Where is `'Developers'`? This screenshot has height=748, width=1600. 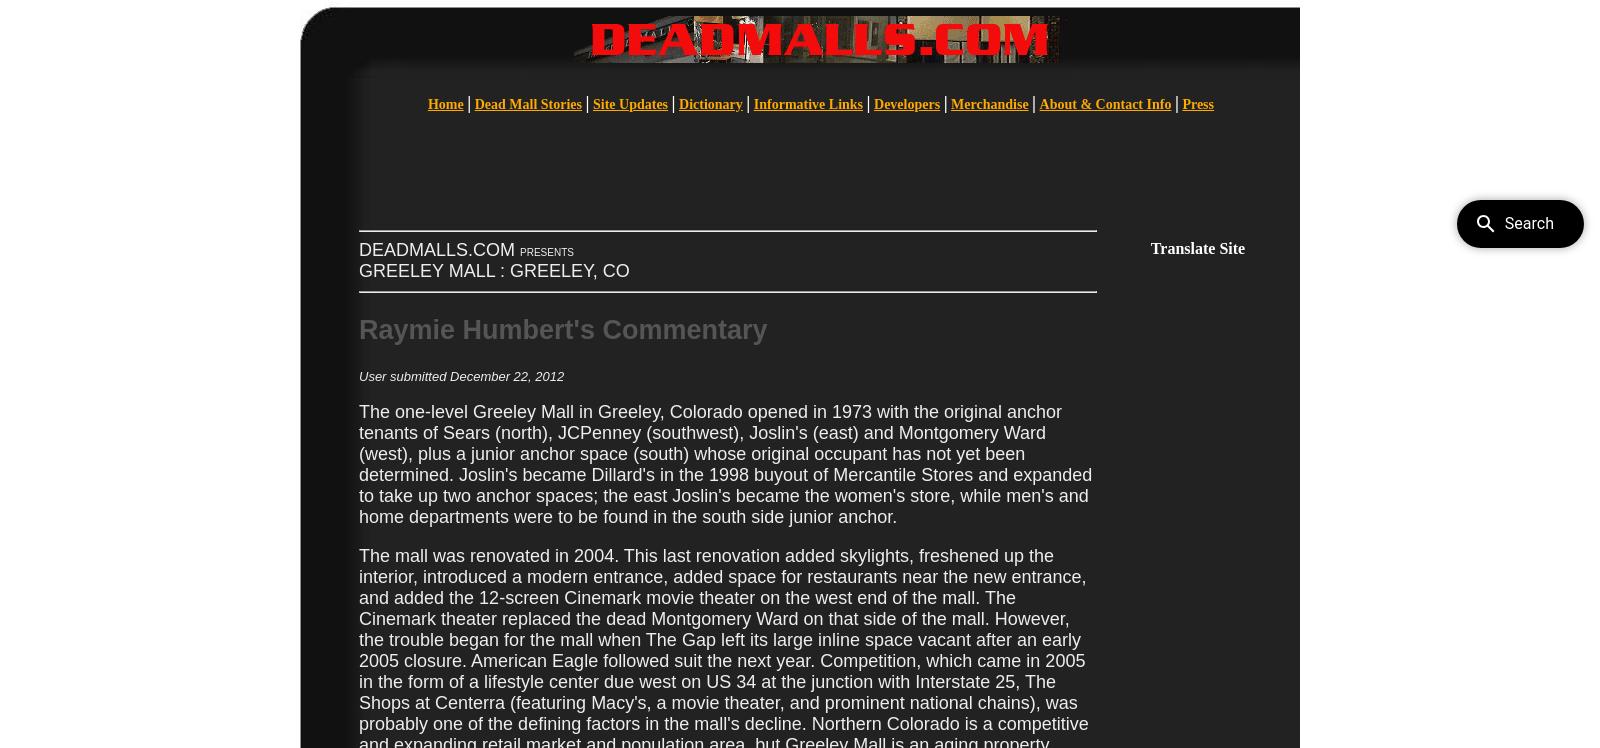
'Developers' is located at coordinates (906, 104).